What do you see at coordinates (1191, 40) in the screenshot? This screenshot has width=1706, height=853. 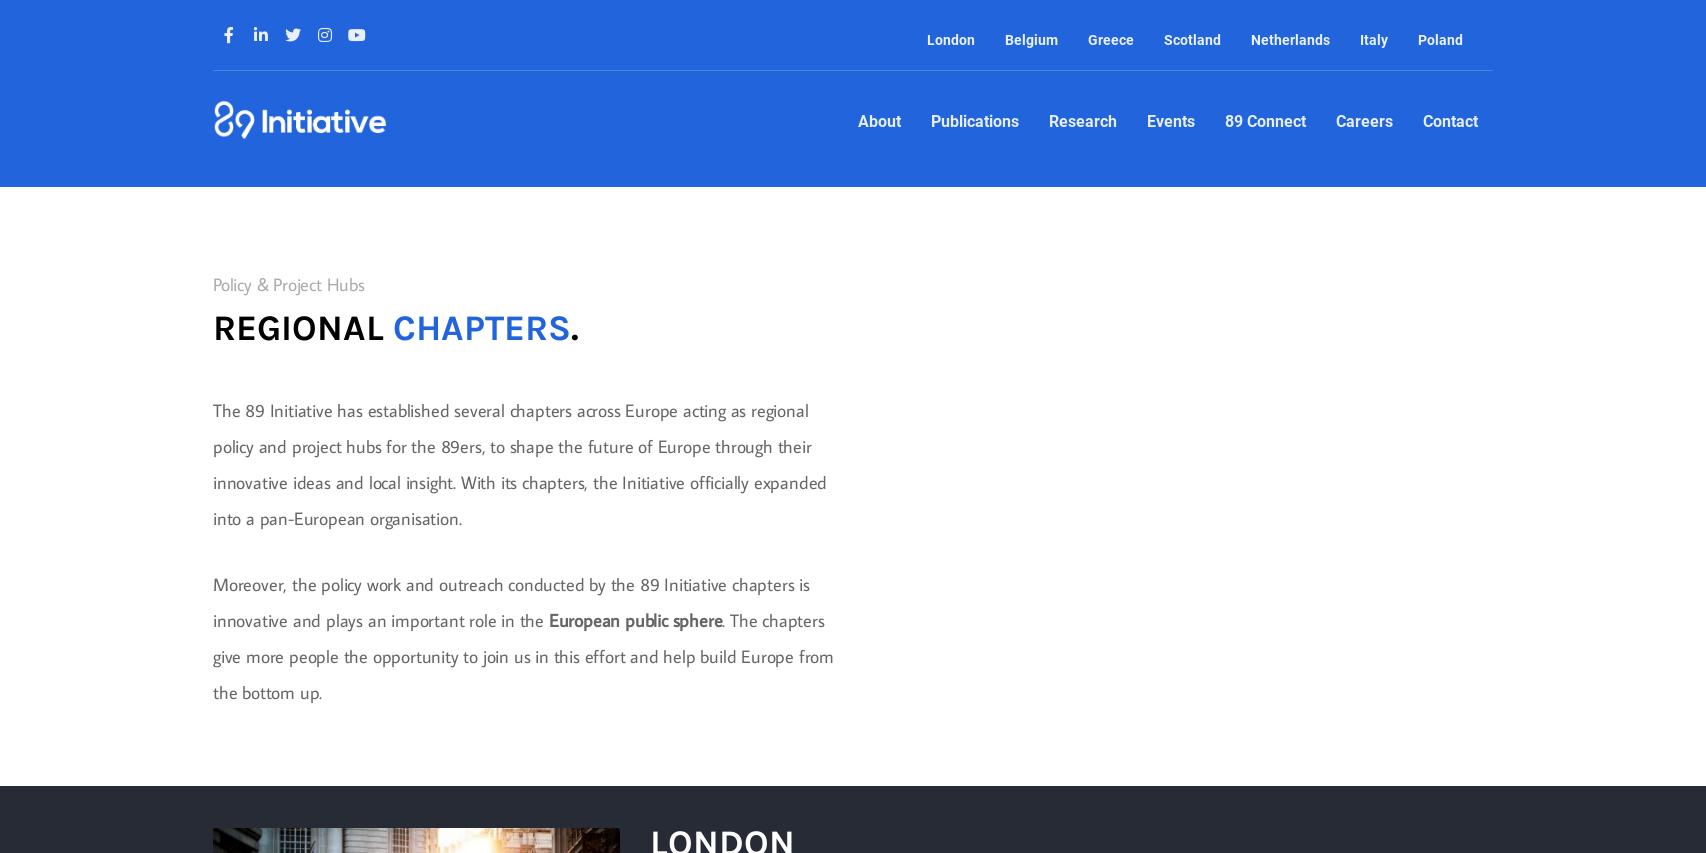 I see `'Scotland'` at bounding box center [1191, 40].